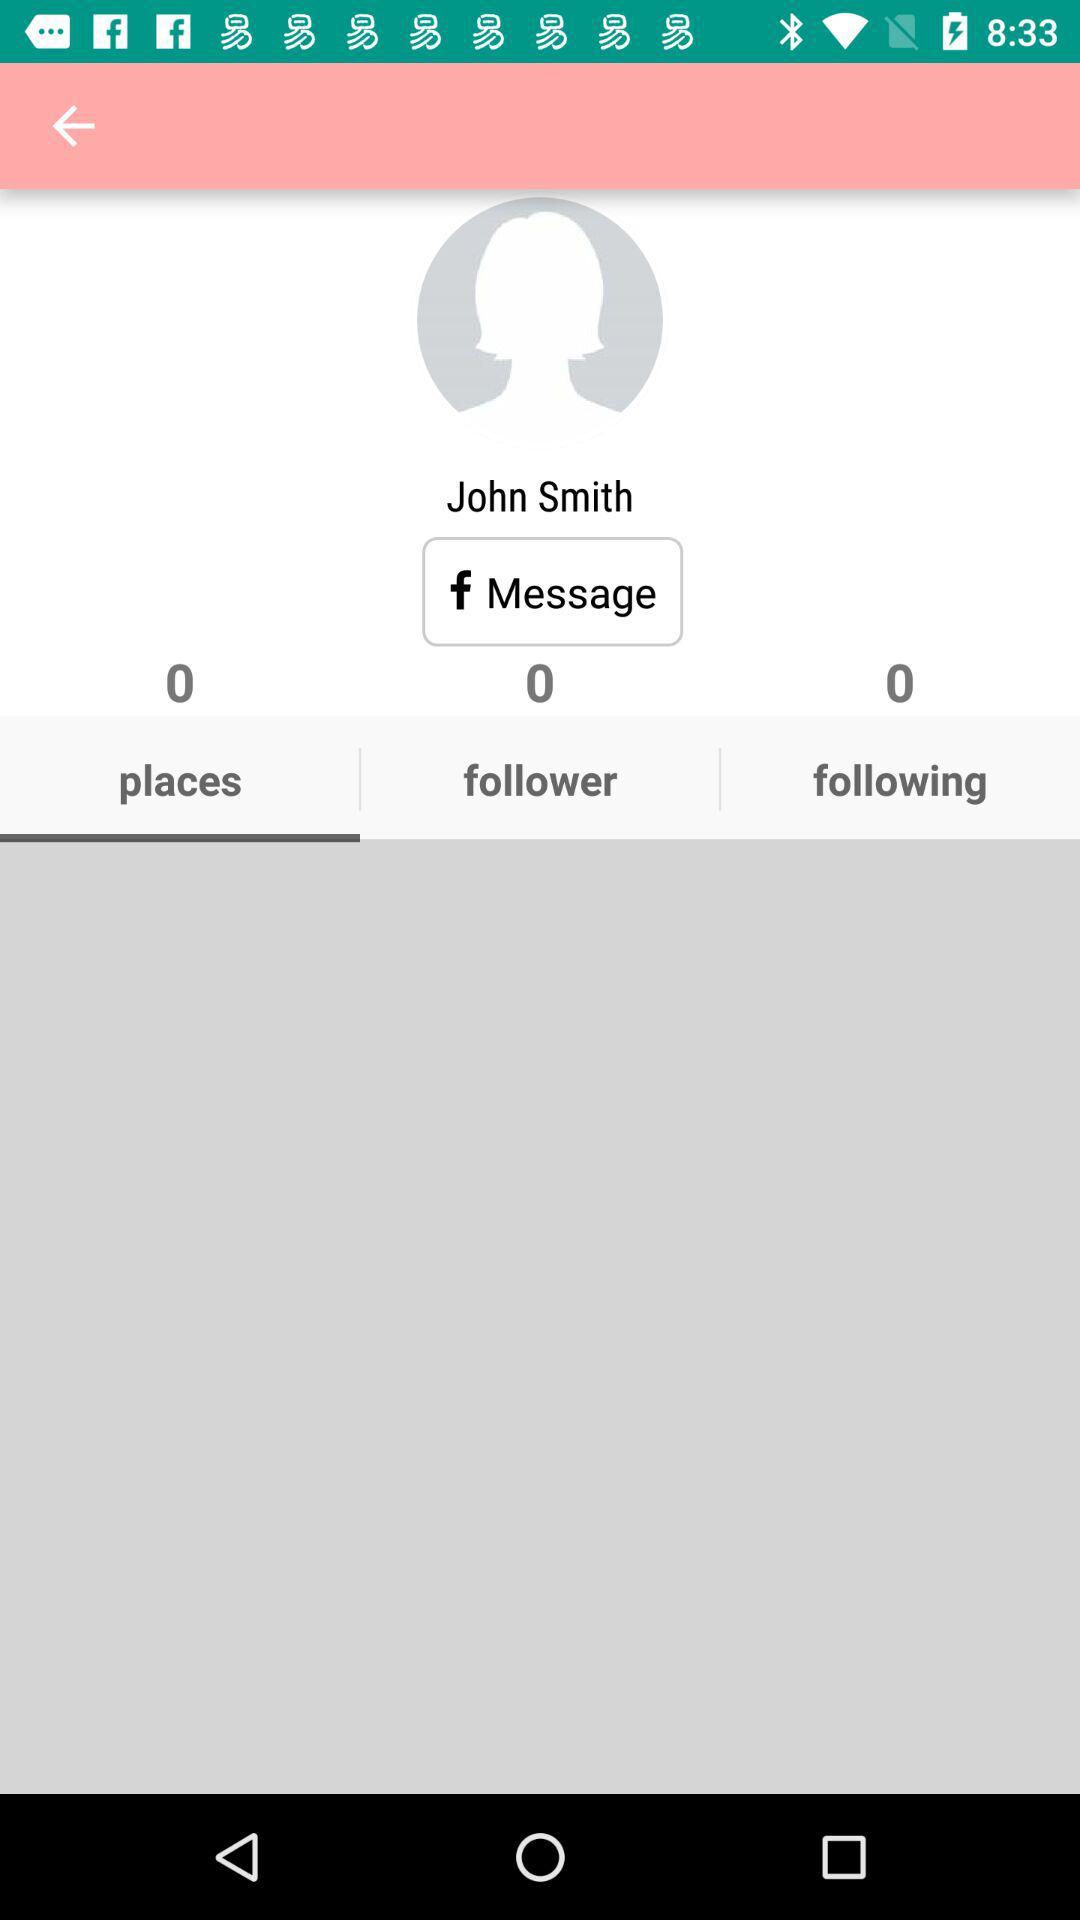 The width and height of the screenshot is (1080, 1920). I want to click on follower, so click(540, 777).